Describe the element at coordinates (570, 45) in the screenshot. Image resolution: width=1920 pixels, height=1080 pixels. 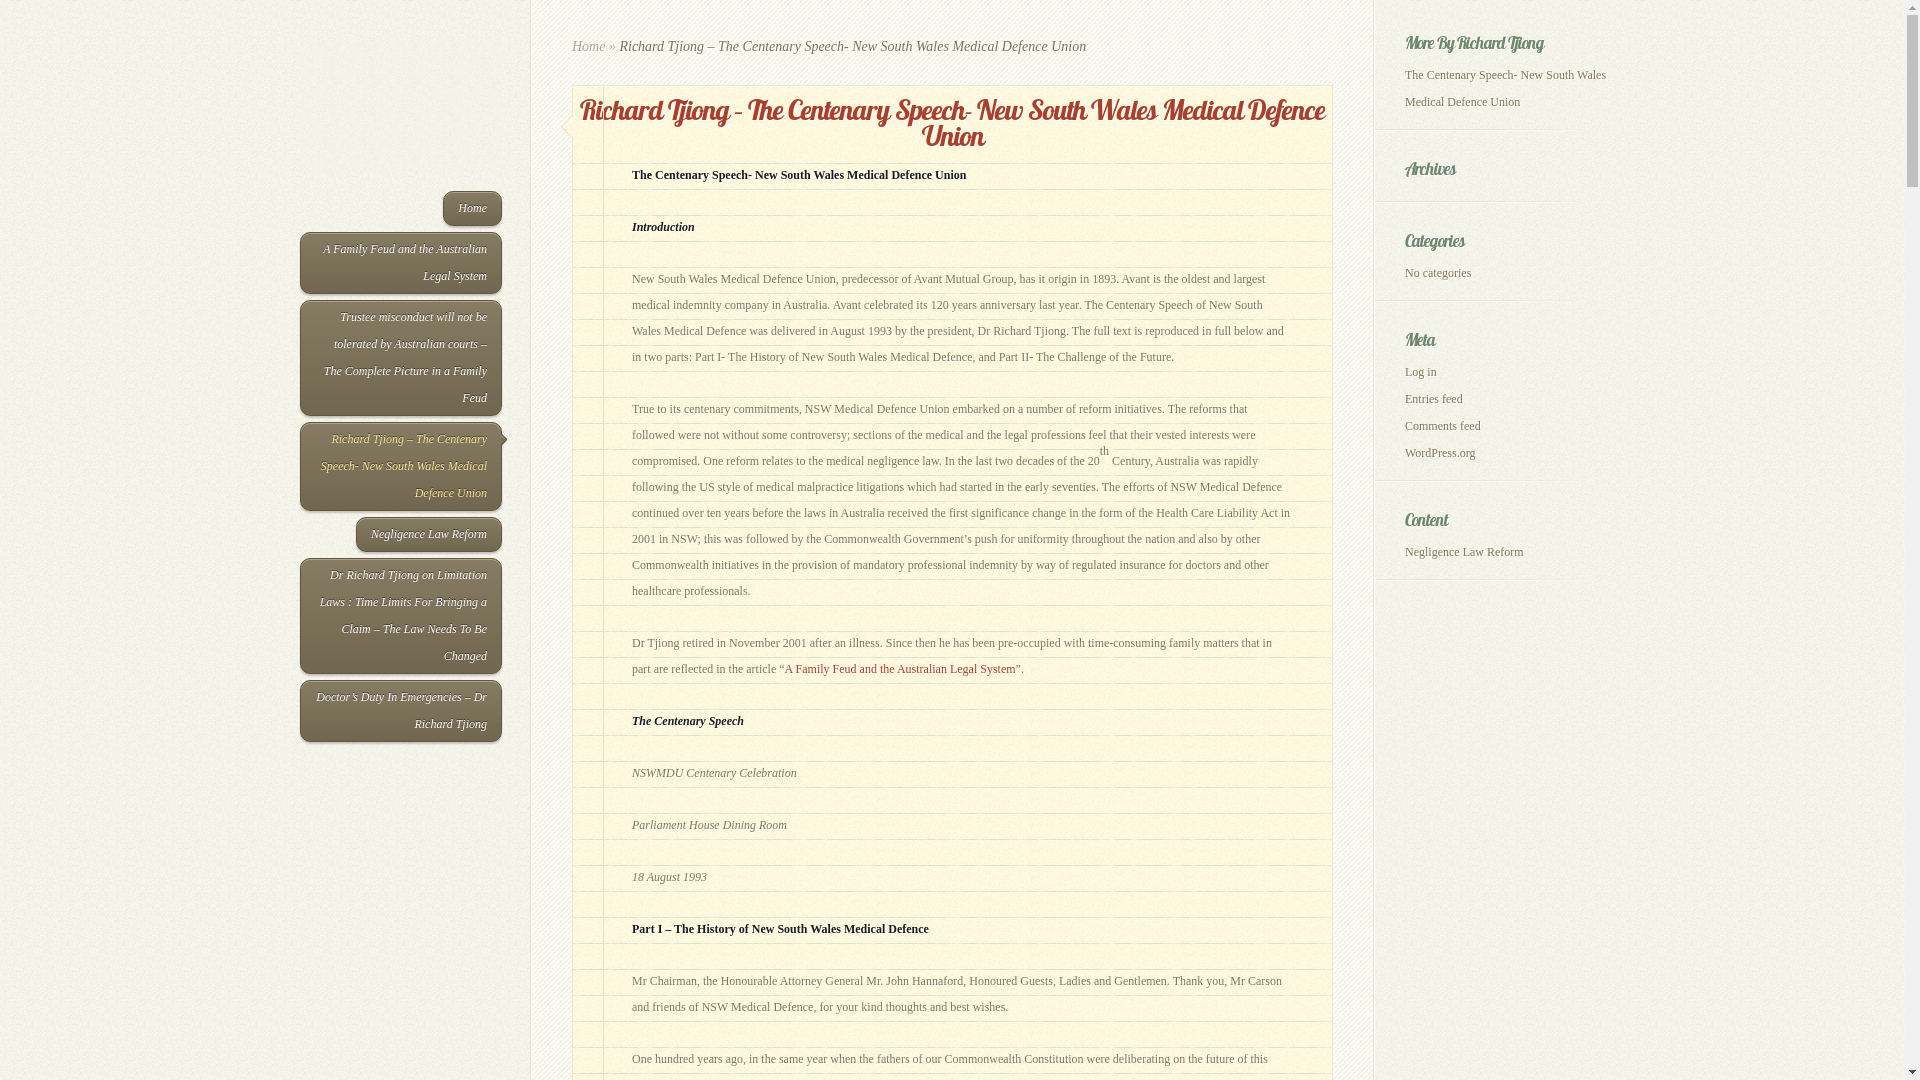
I see `'Home'` at that location.